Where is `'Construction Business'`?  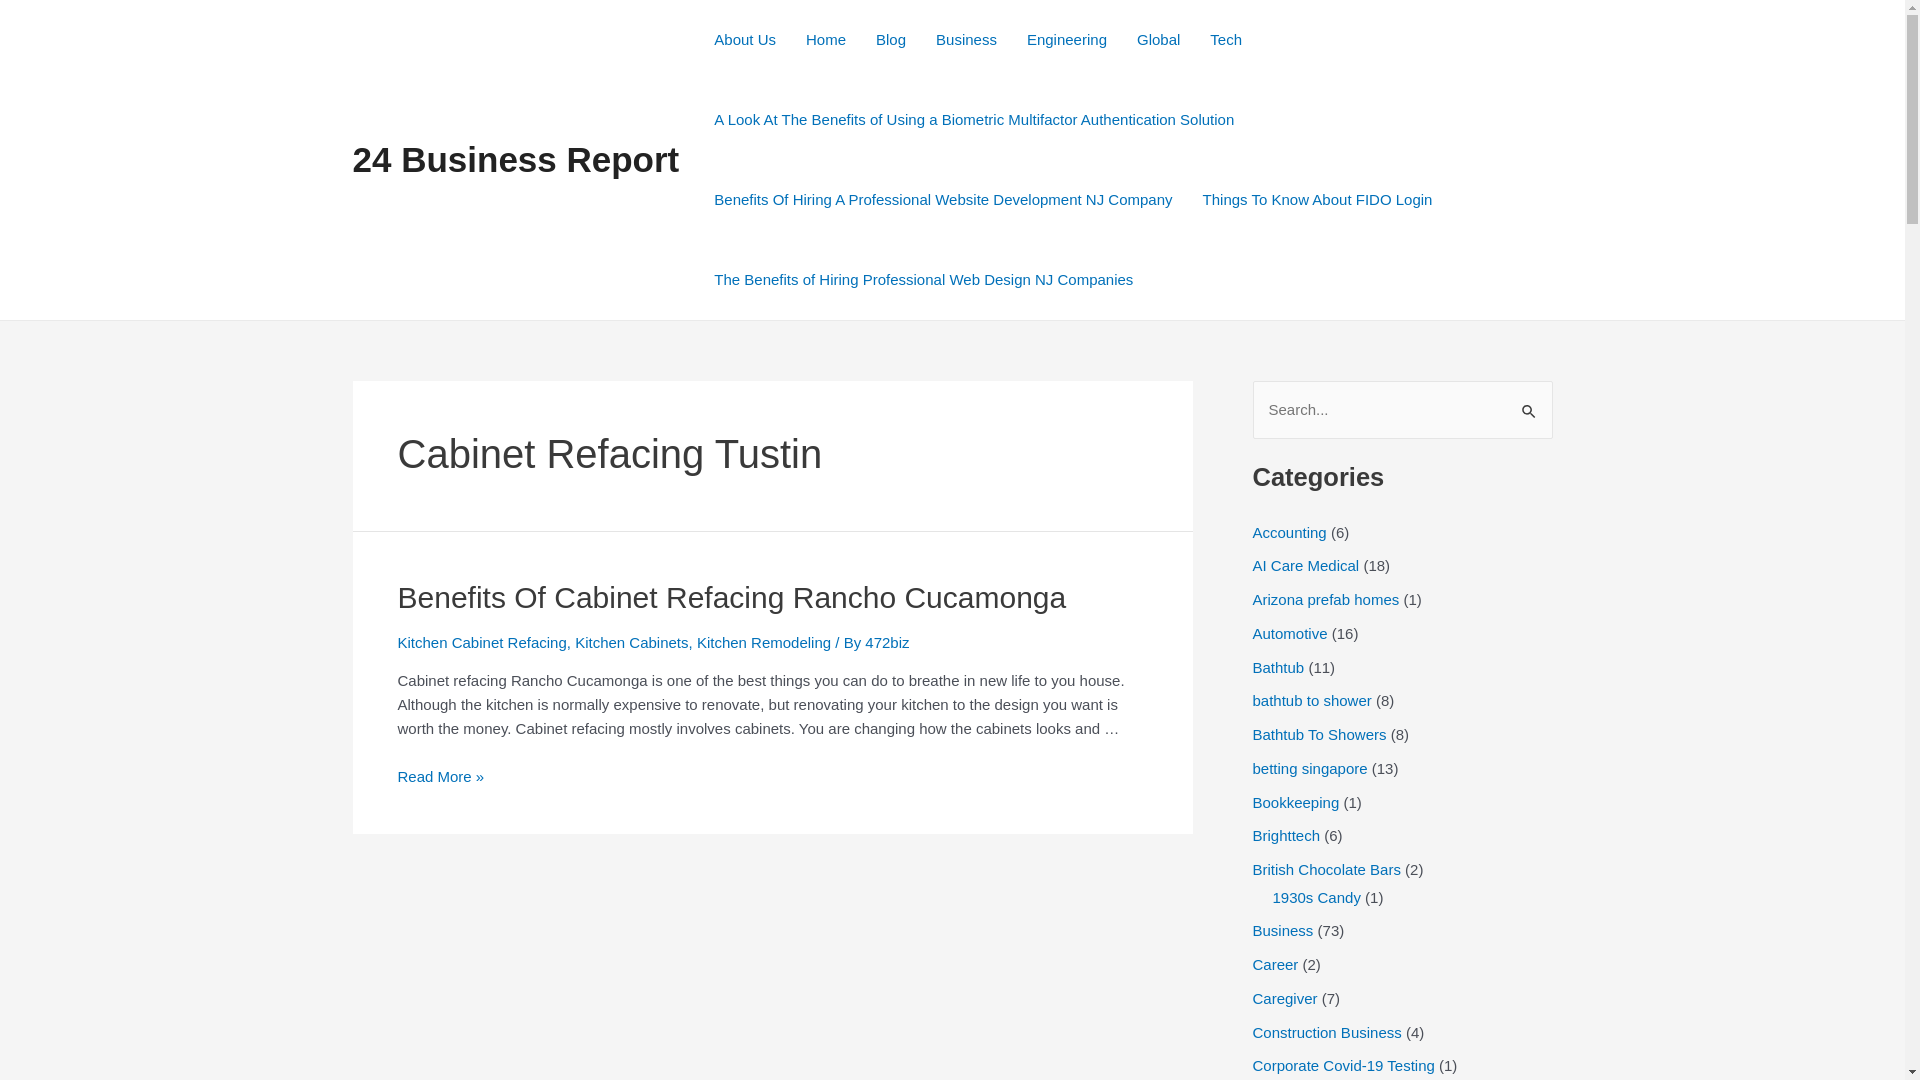 'Construction Business' is located at coordinates (1326, 1032).